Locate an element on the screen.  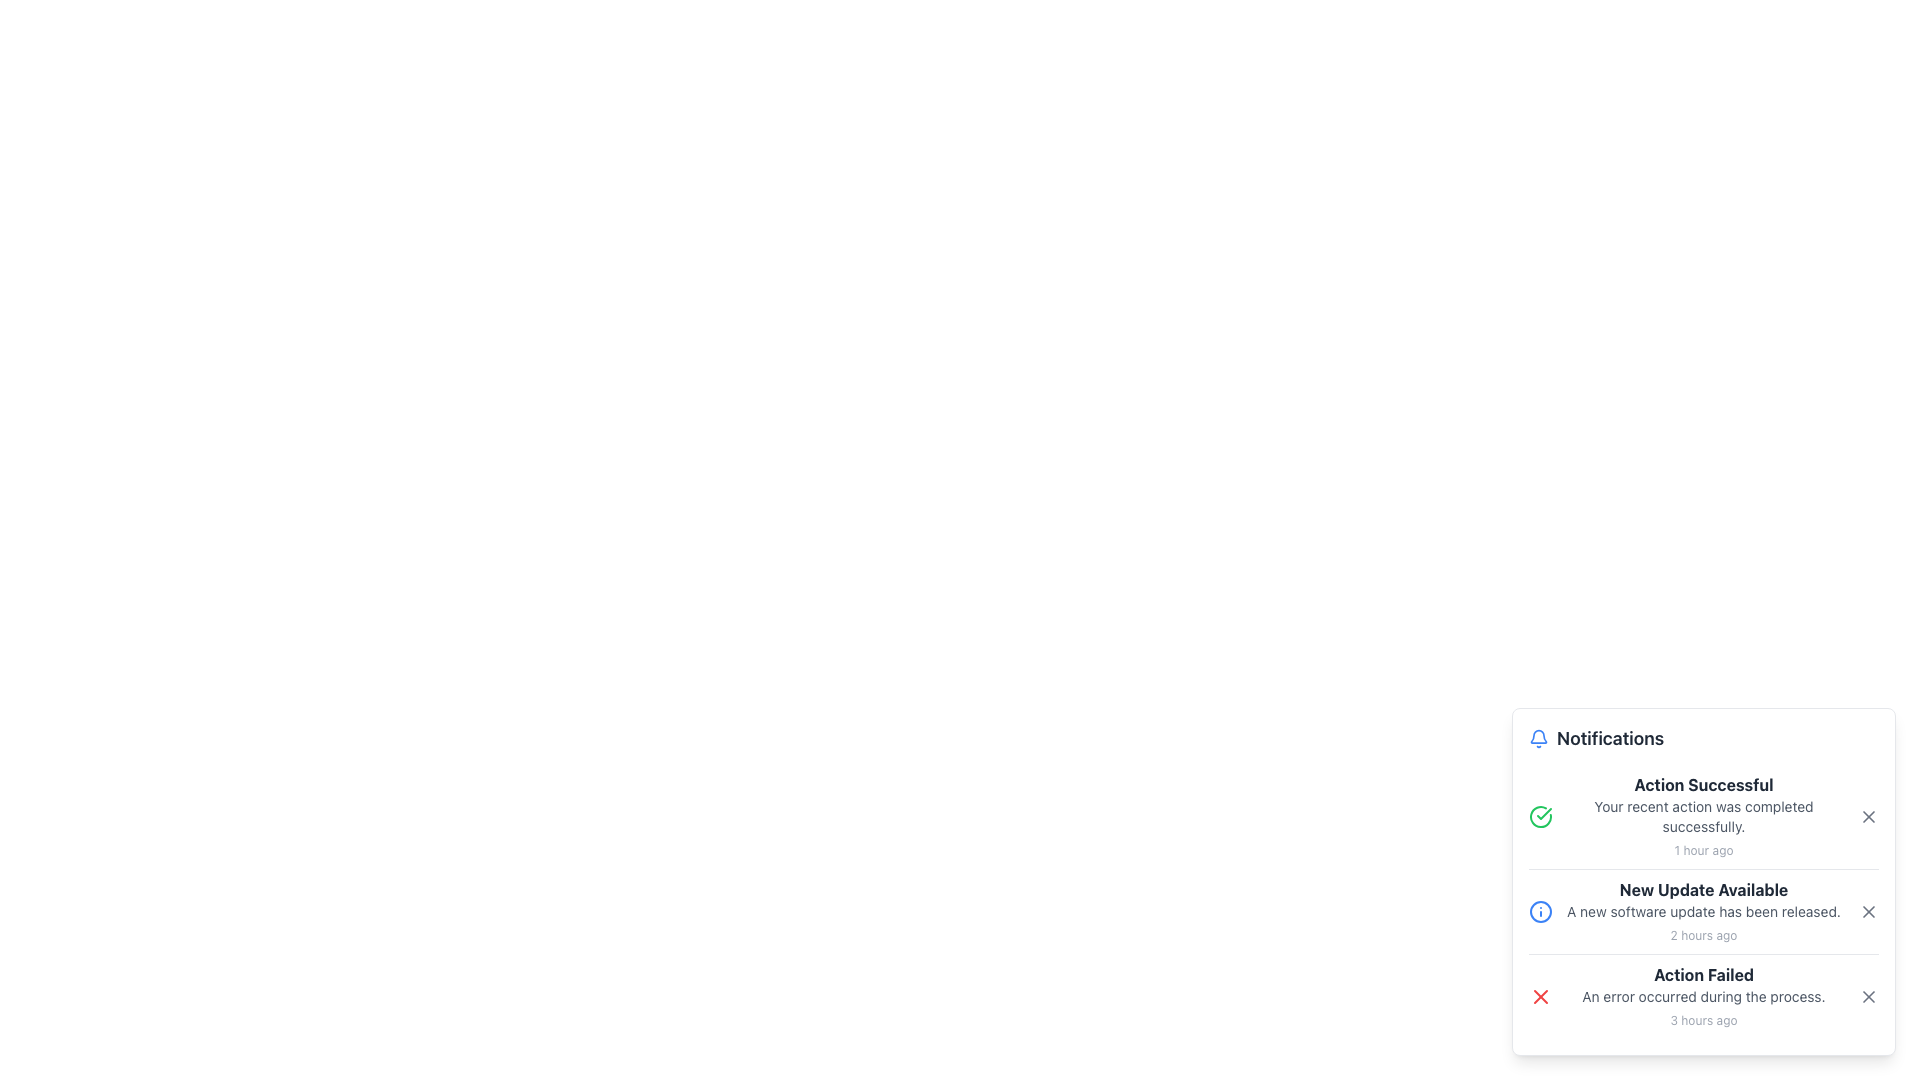
the small square button with an 'X' symbol is located at coordinates (1867, 996).